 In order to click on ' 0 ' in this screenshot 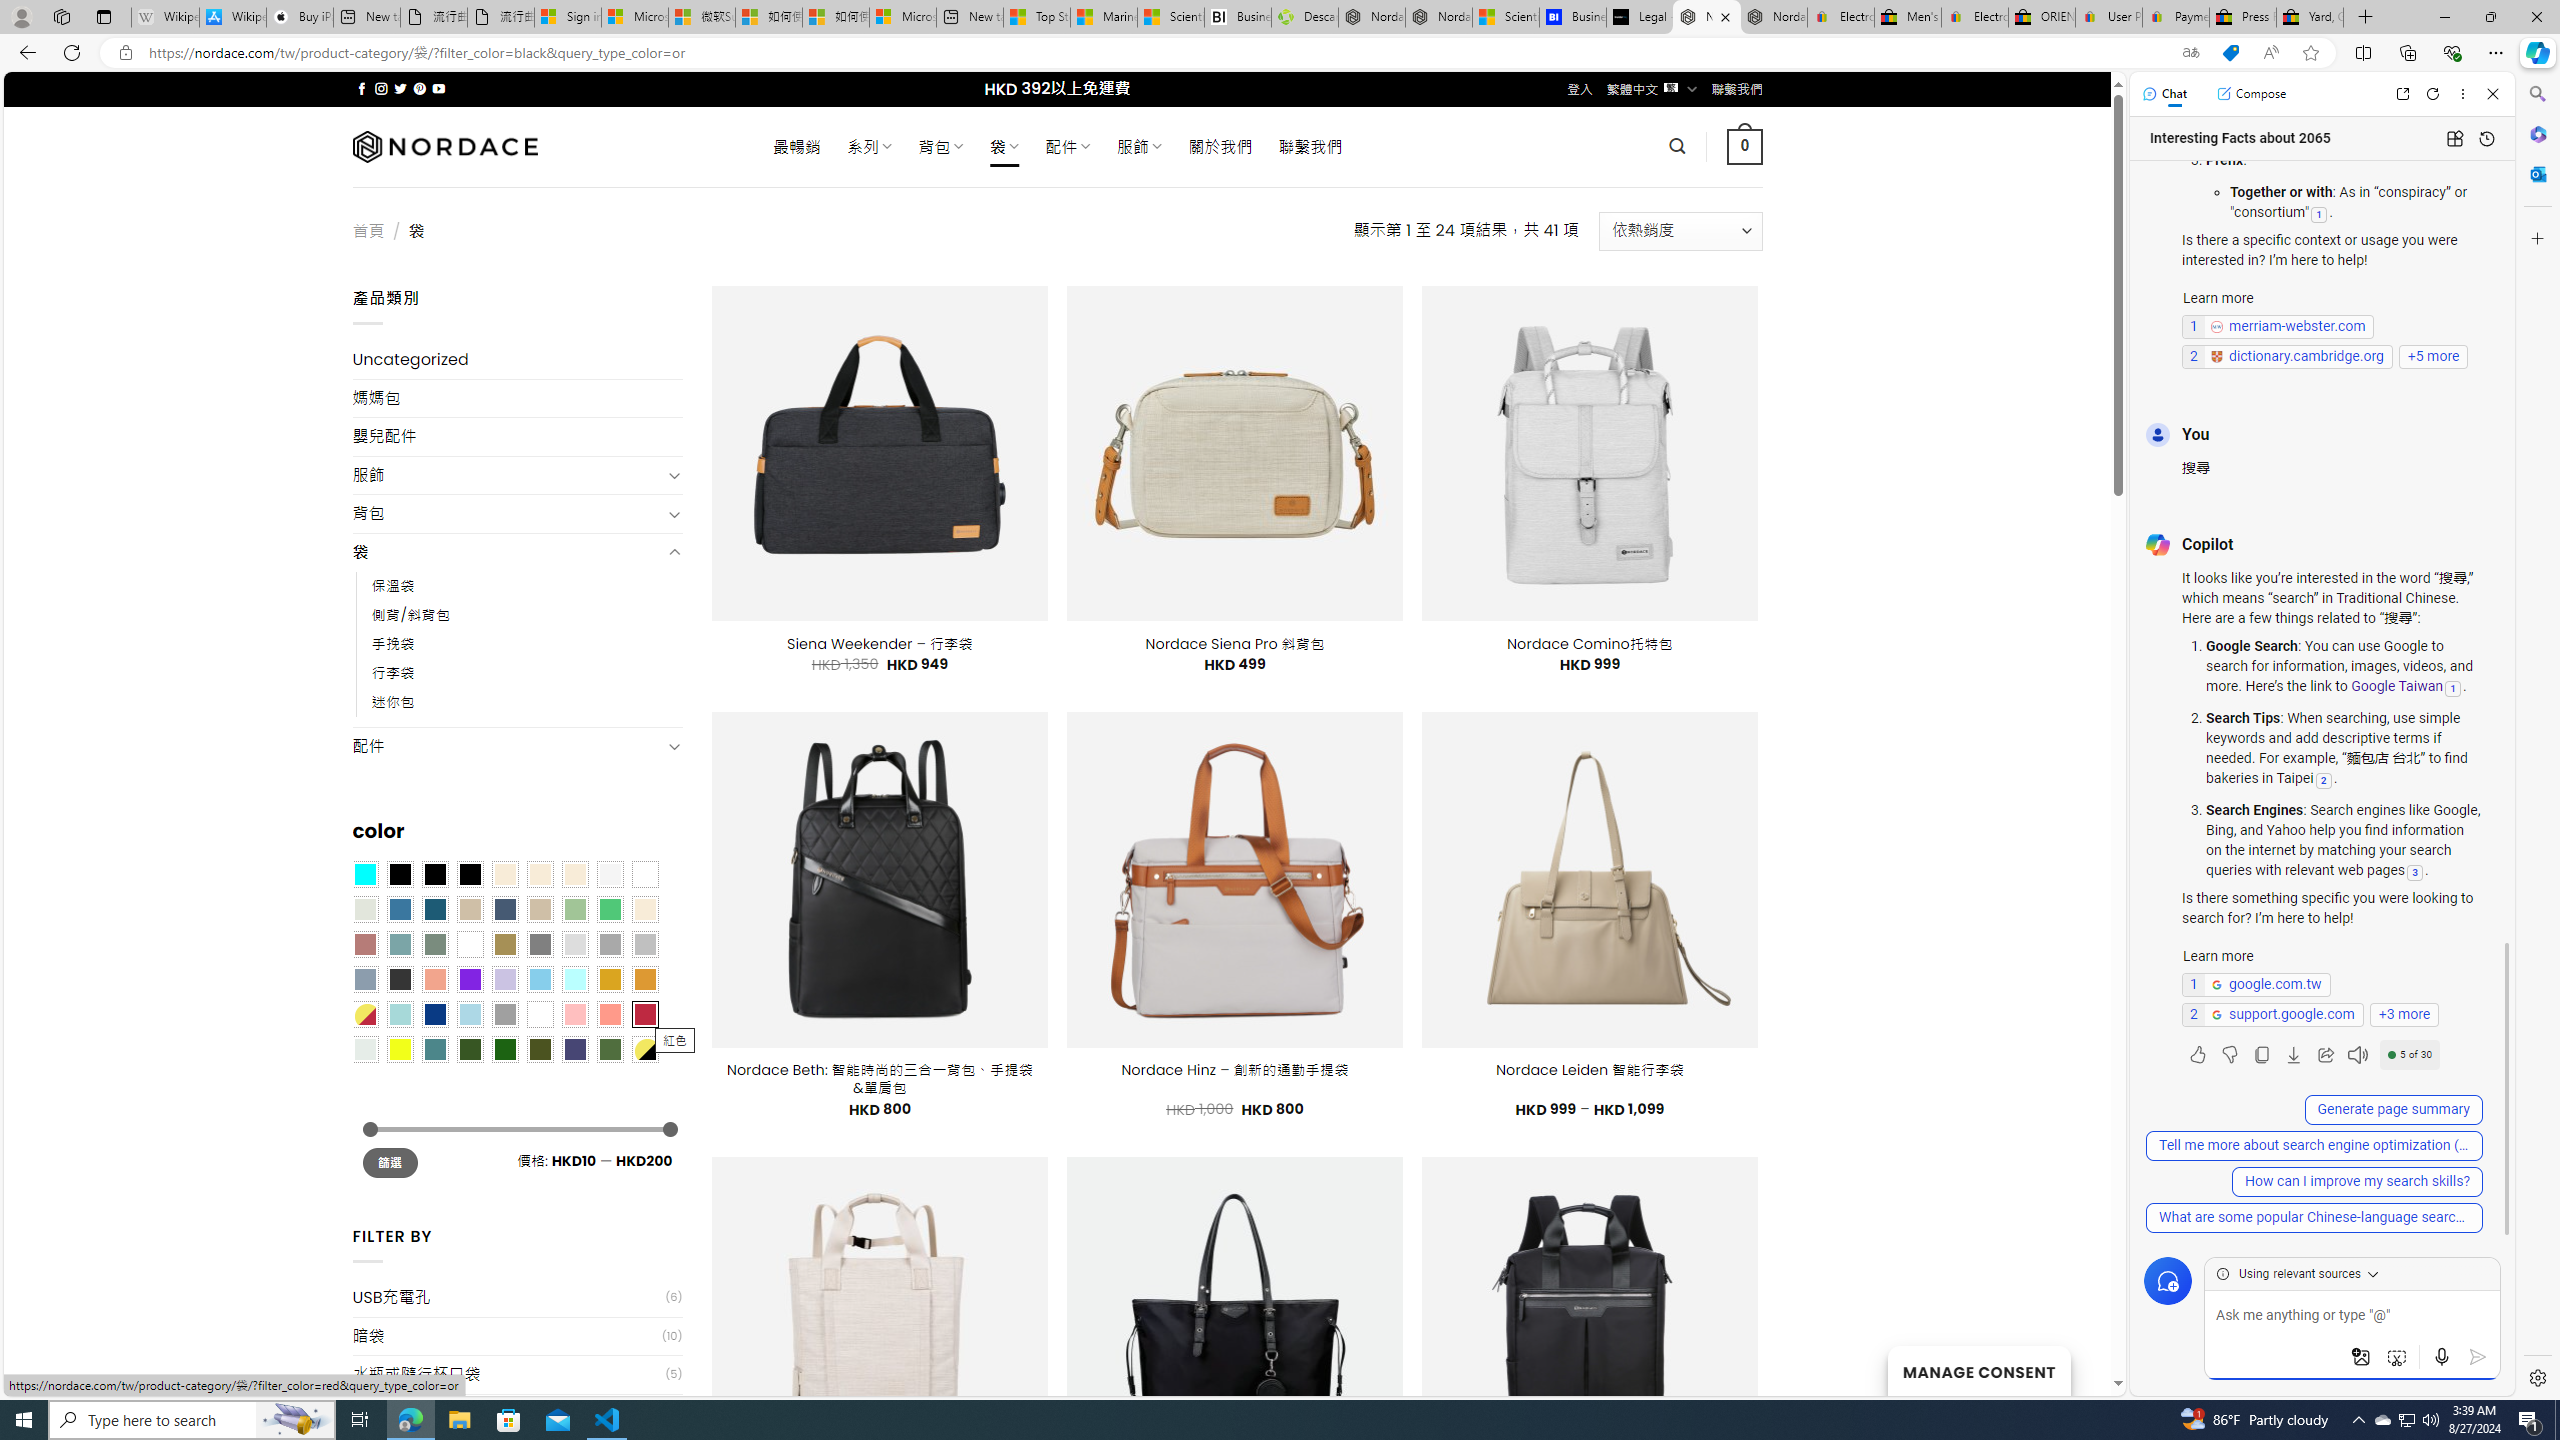, I will do `click(1744, 145)`.